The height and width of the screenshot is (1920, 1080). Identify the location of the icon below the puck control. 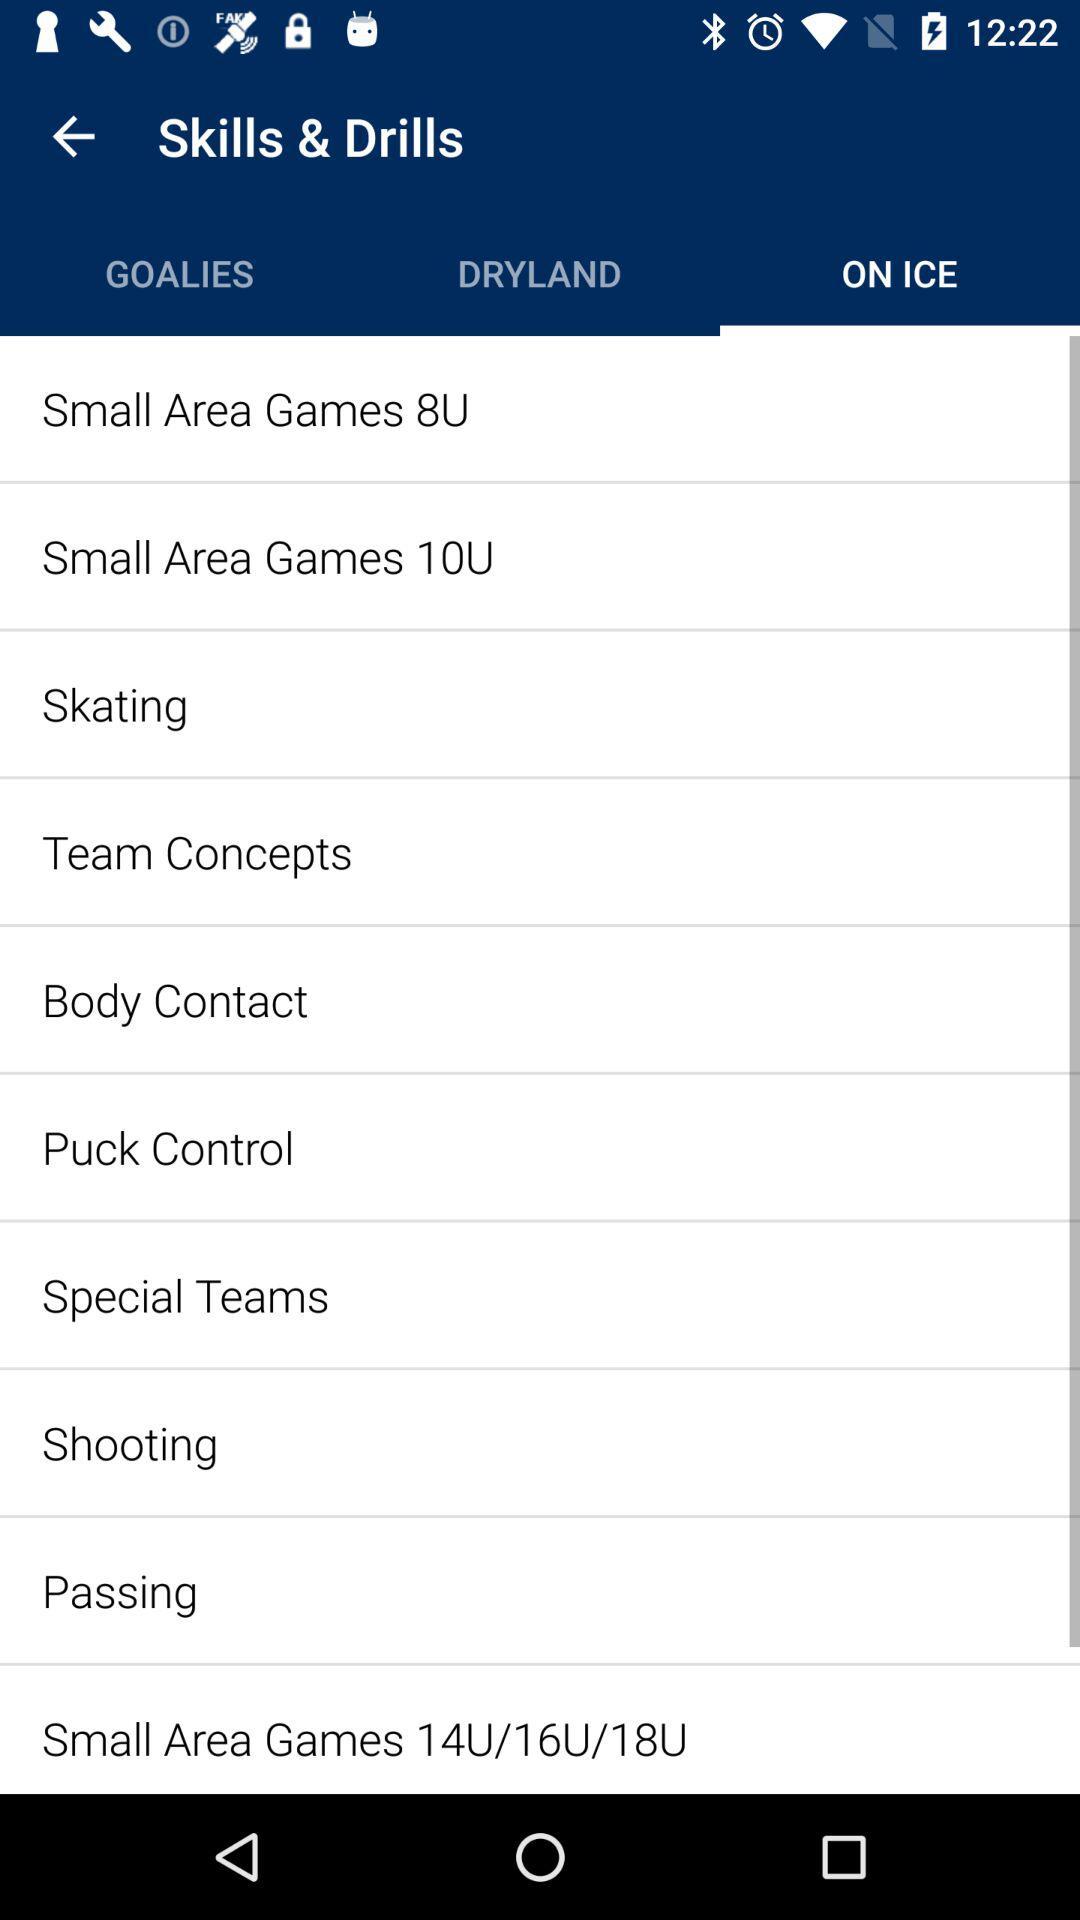
(540, 1294).